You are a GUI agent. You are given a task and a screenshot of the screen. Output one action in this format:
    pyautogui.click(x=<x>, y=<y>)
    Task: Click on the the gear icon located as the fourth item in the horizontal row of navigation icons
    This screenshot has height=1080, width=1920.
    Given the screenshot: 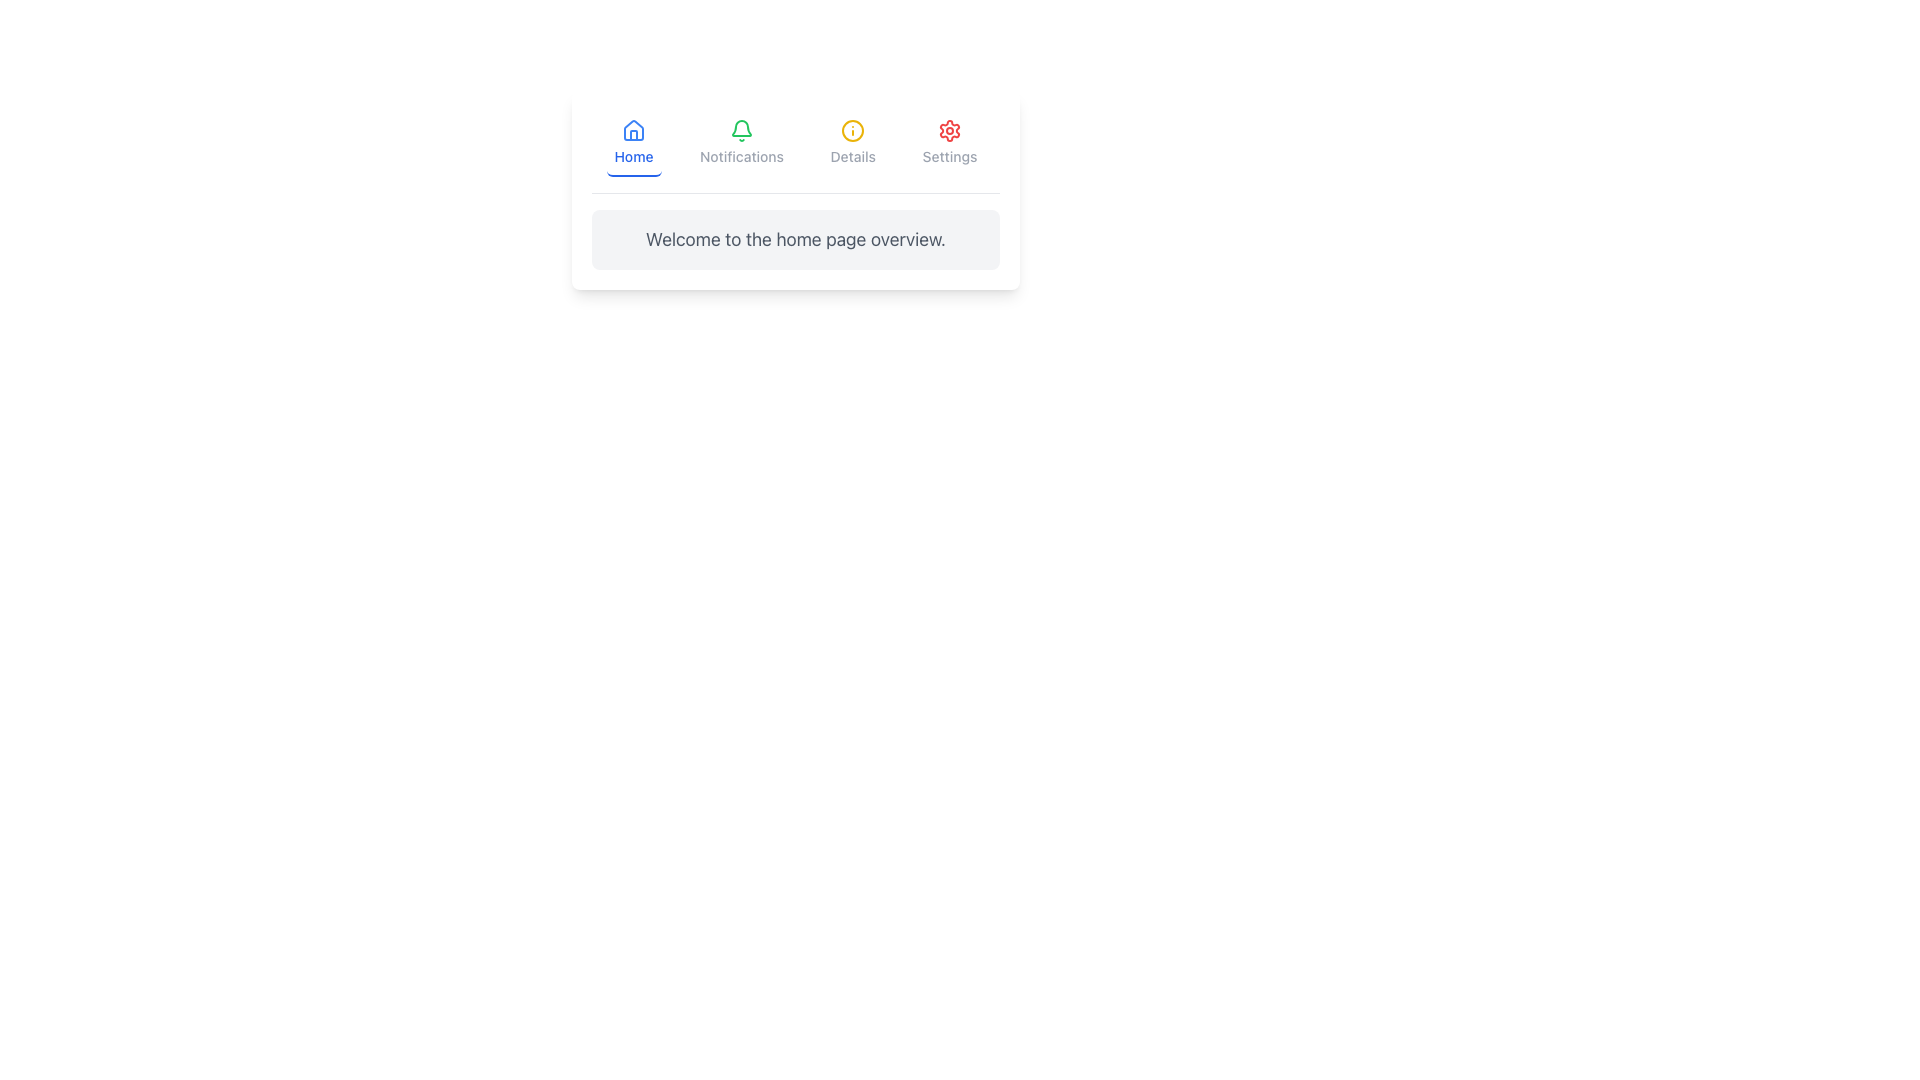 What is the action you would take?
    pyautogui.click(x=949, y=131)
    